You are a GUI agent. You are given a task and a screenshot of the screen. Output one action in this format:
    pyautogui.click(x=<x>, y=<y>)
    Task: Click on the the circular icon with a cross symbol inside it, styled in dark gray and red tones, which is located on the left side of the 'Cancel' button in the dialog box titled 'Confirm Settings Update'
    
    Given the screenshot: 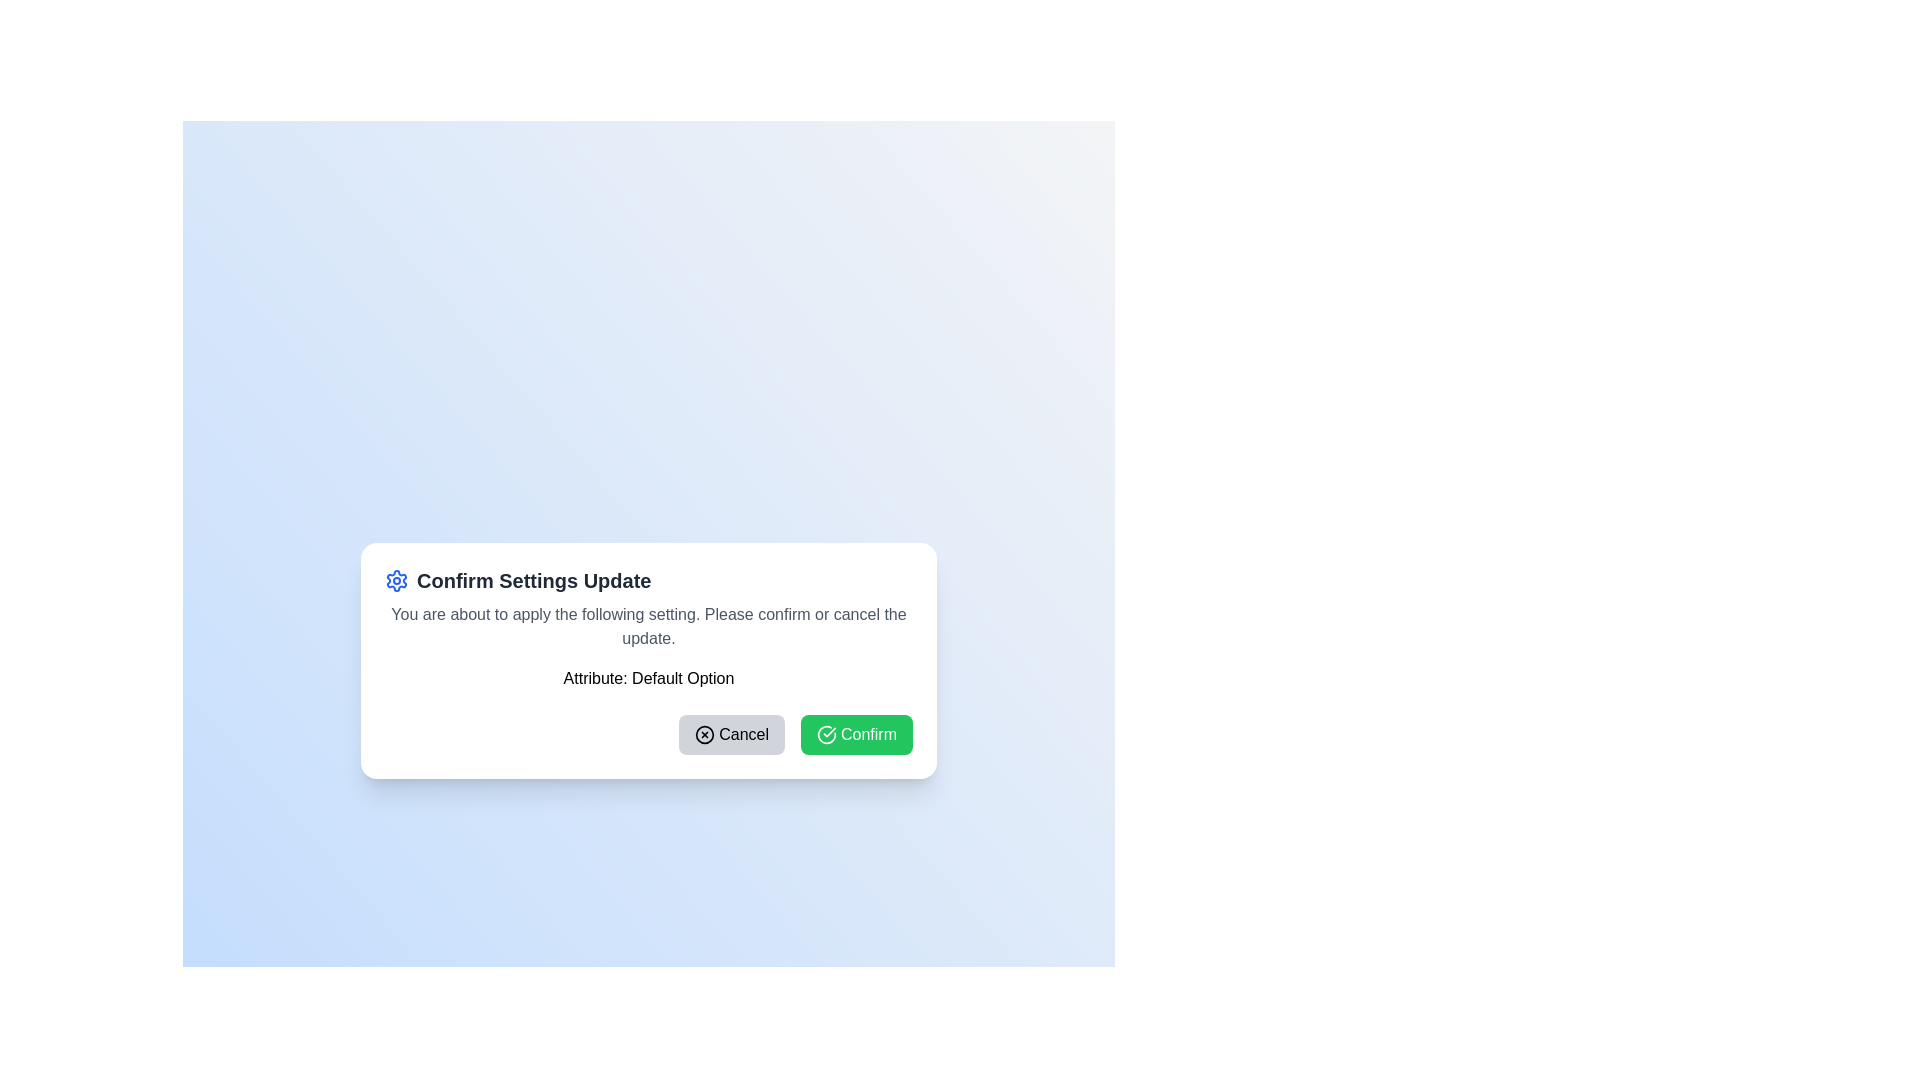 What is the action you would take?
    pyautogui.click(x=705, y=735)
    